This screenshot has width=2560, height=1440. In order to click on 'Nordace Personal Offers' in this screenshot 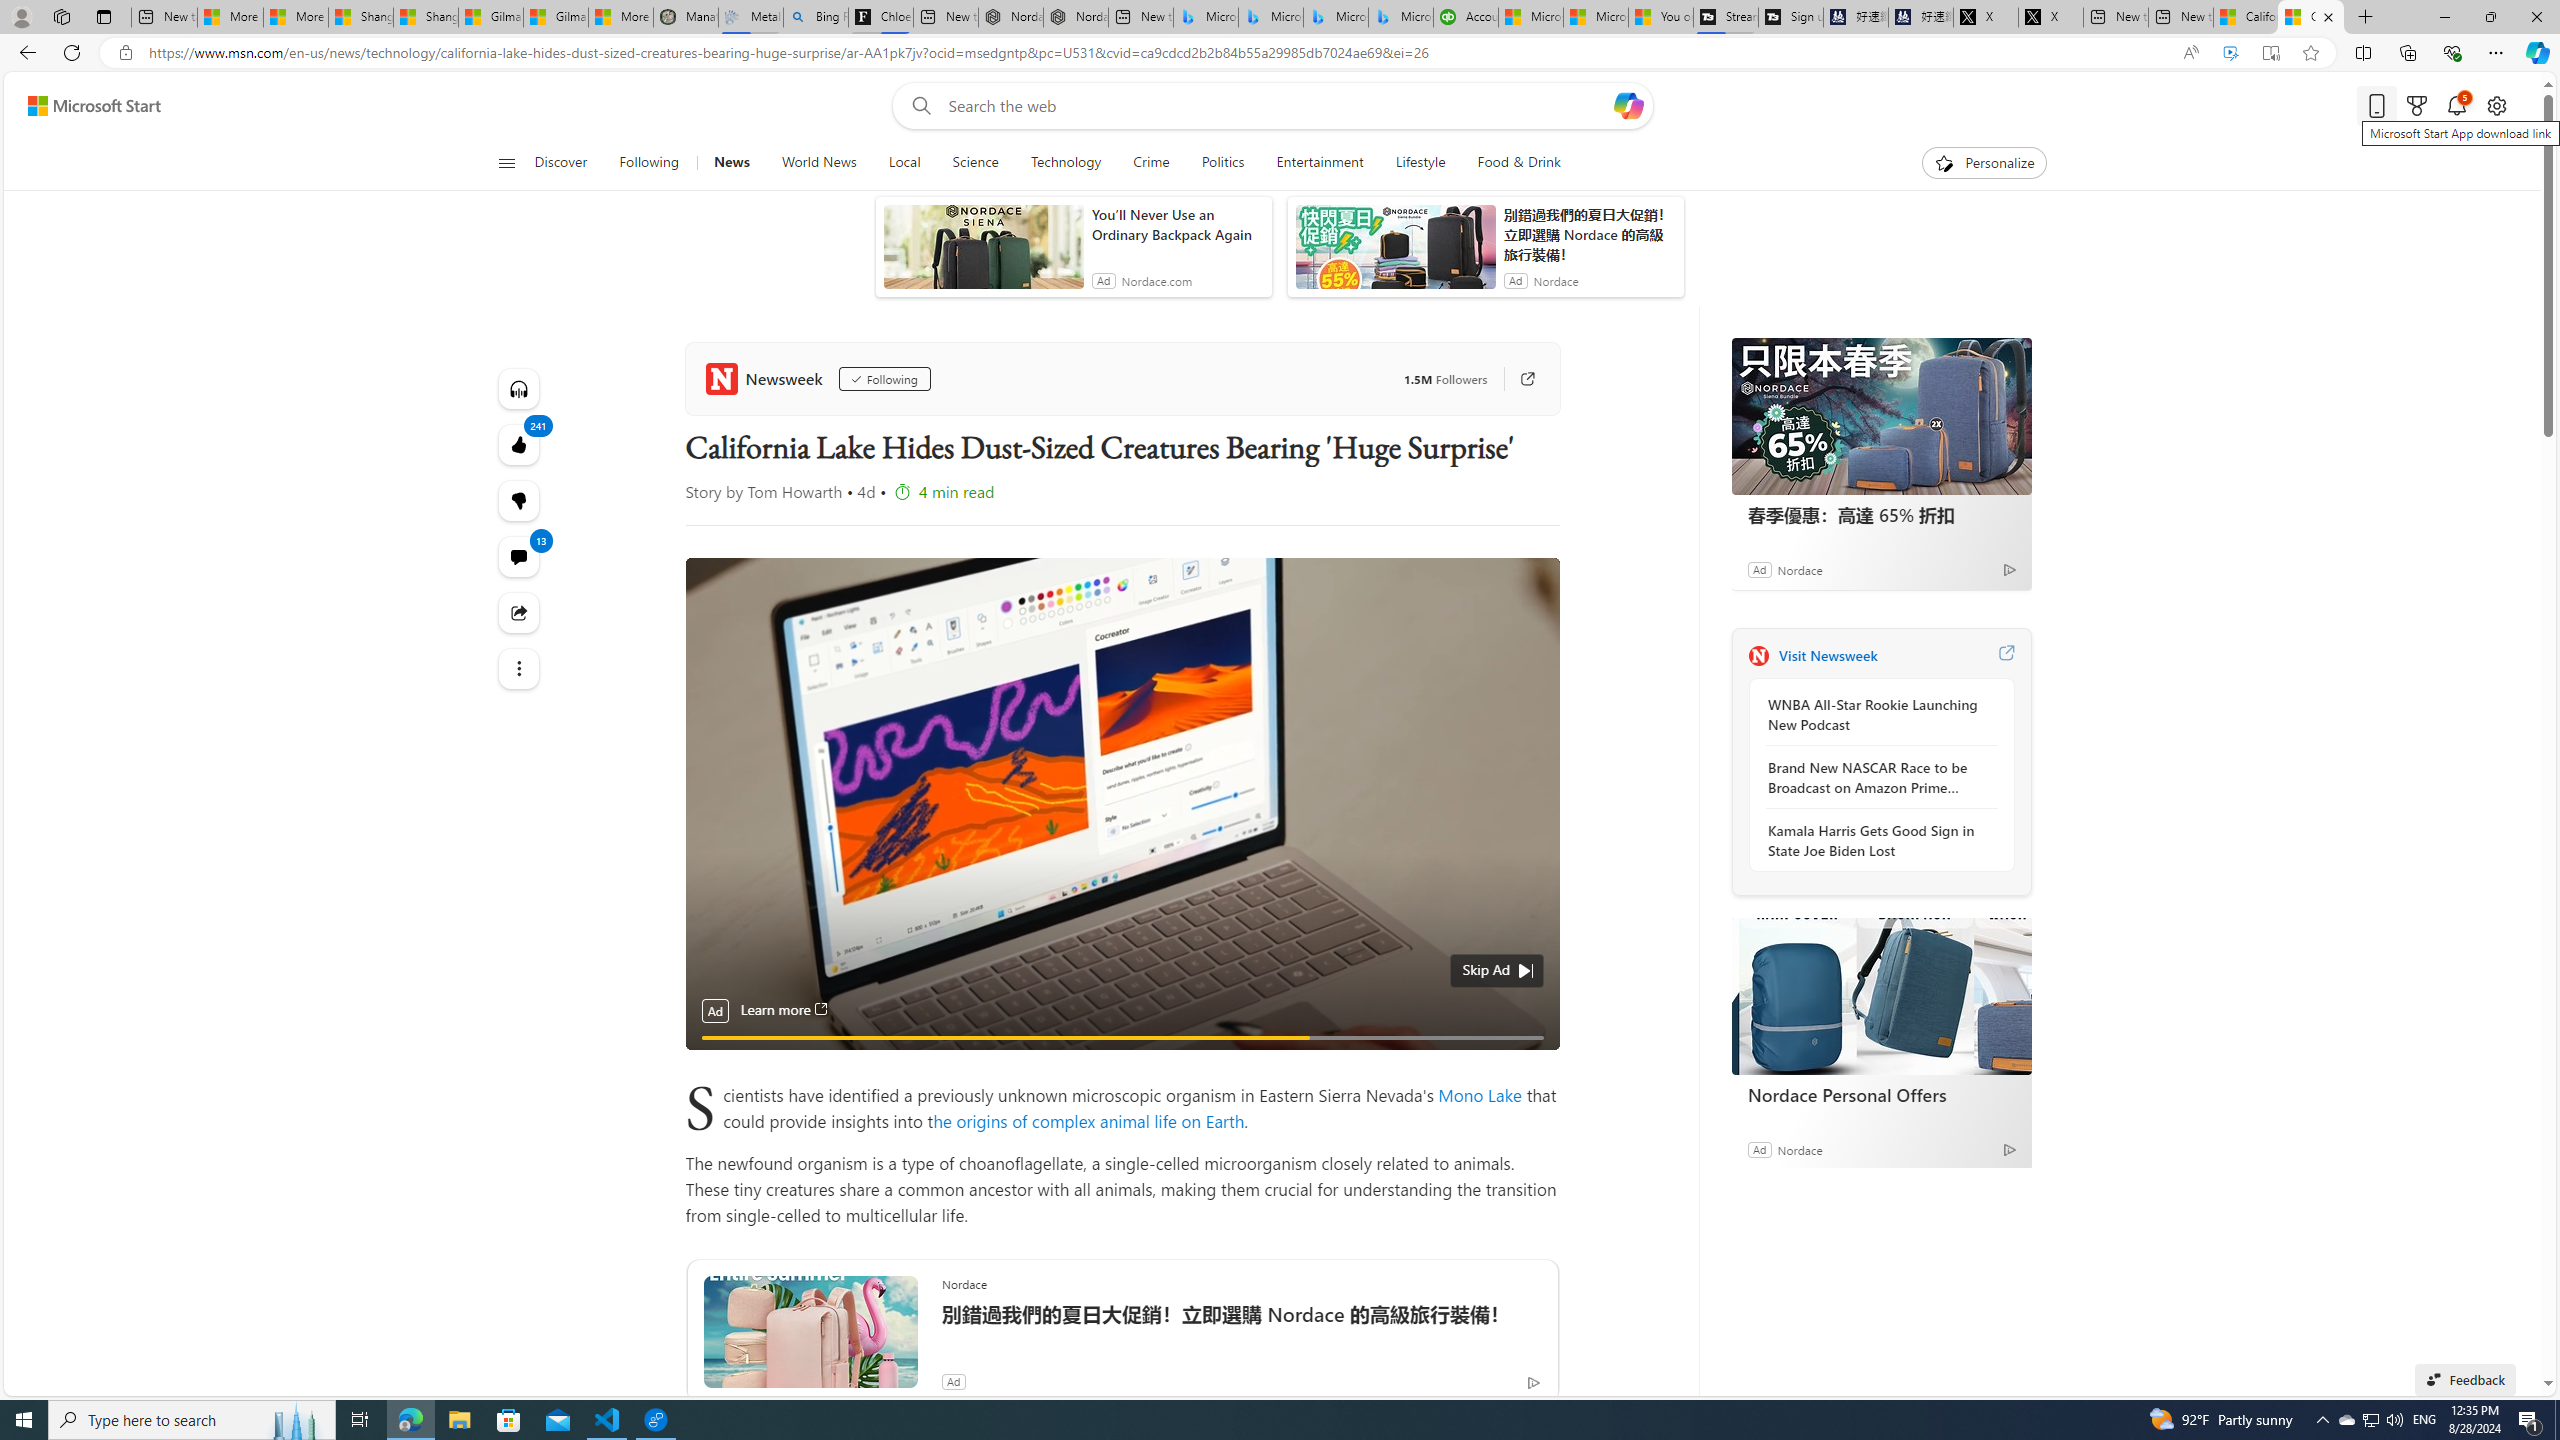, I will do `click(1880, 996)`.